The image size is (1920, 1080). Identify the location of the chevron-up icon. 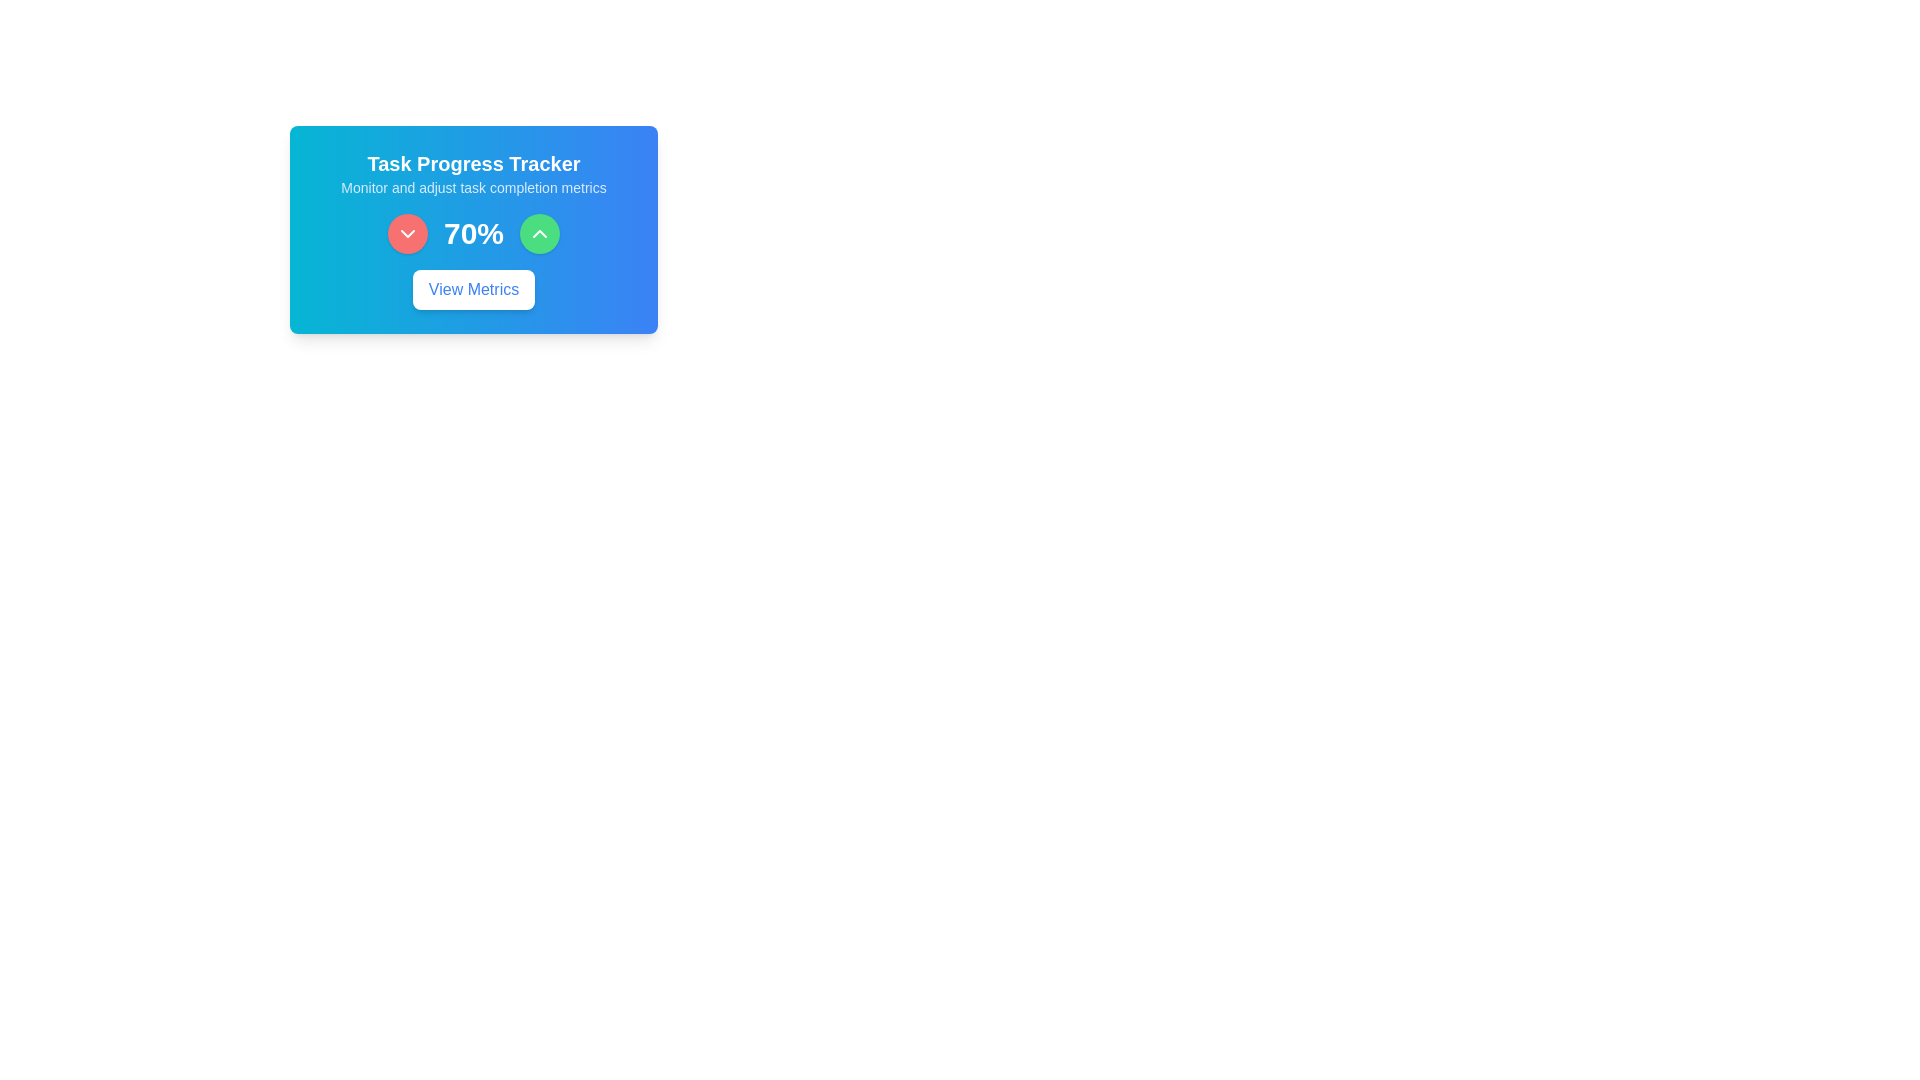
(540, 233).